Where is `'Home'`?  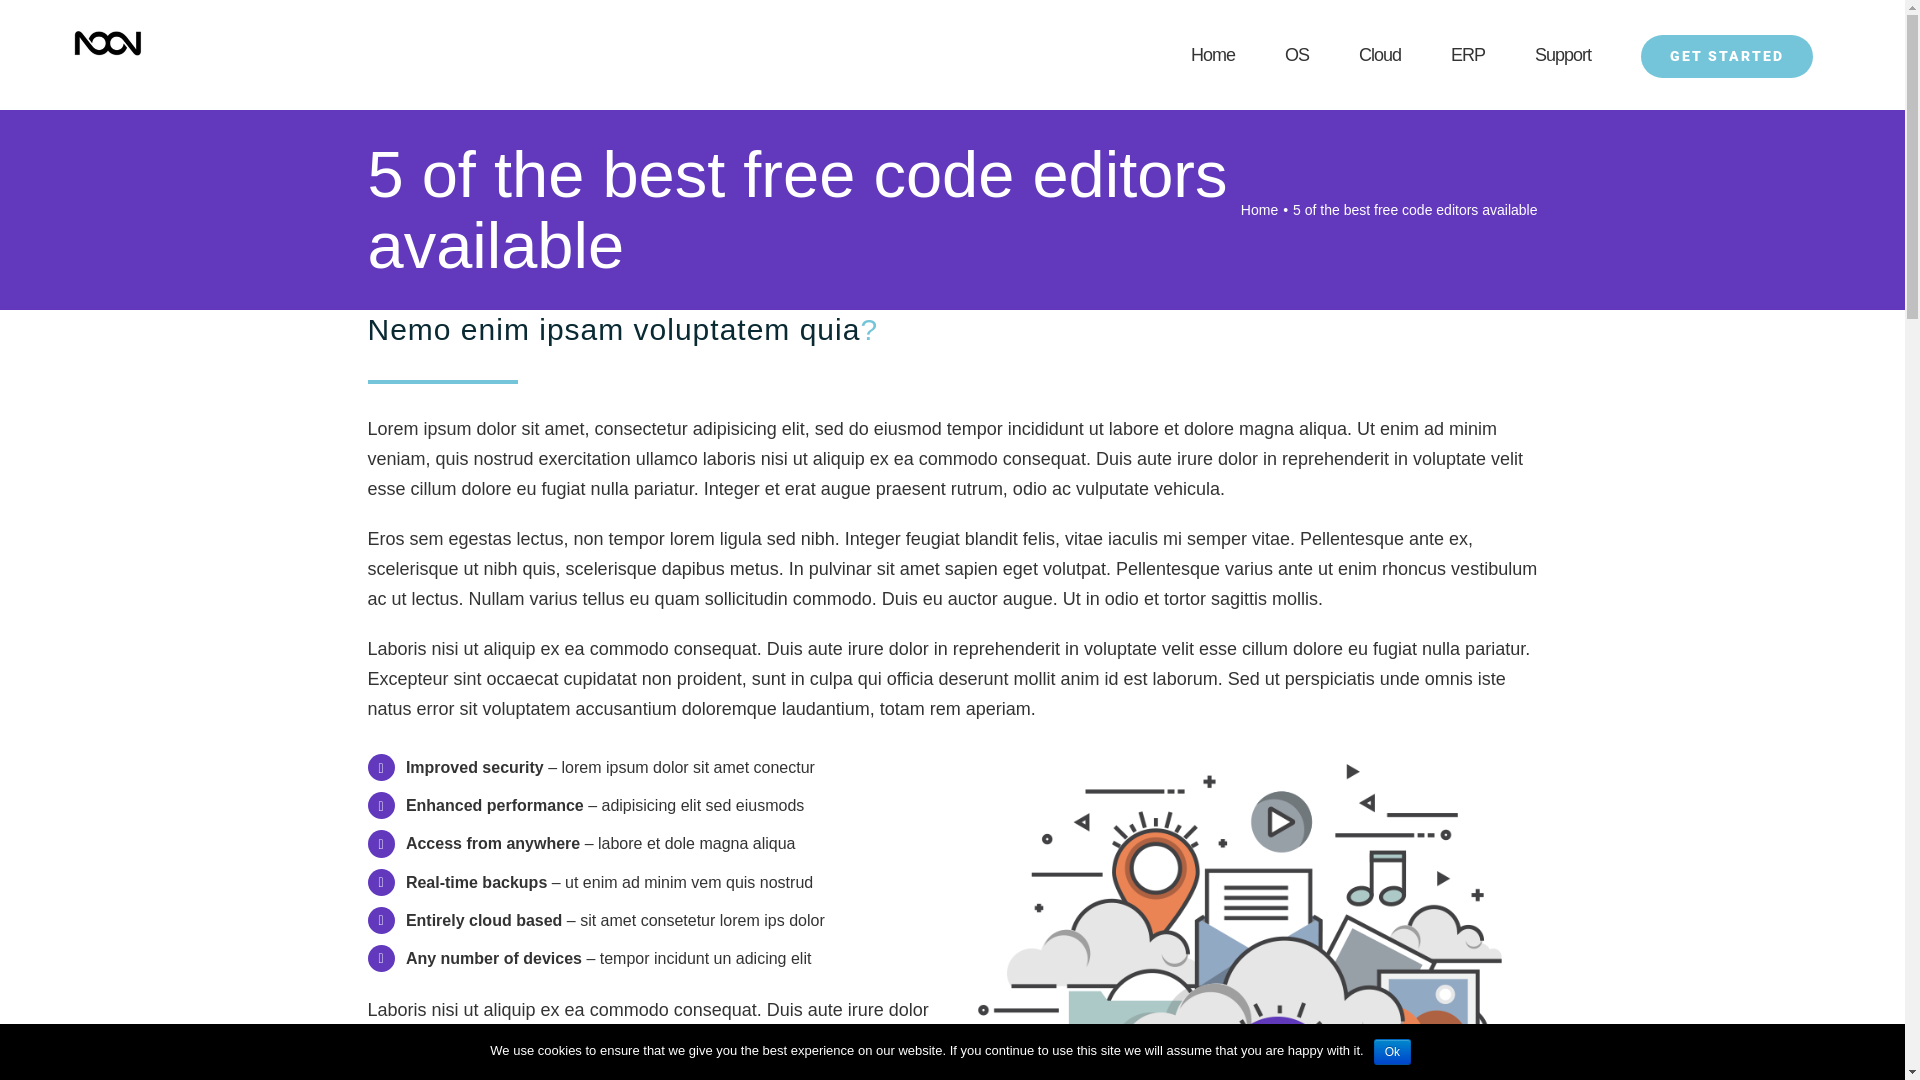 'Home' is located at coordinates (1258, 209).